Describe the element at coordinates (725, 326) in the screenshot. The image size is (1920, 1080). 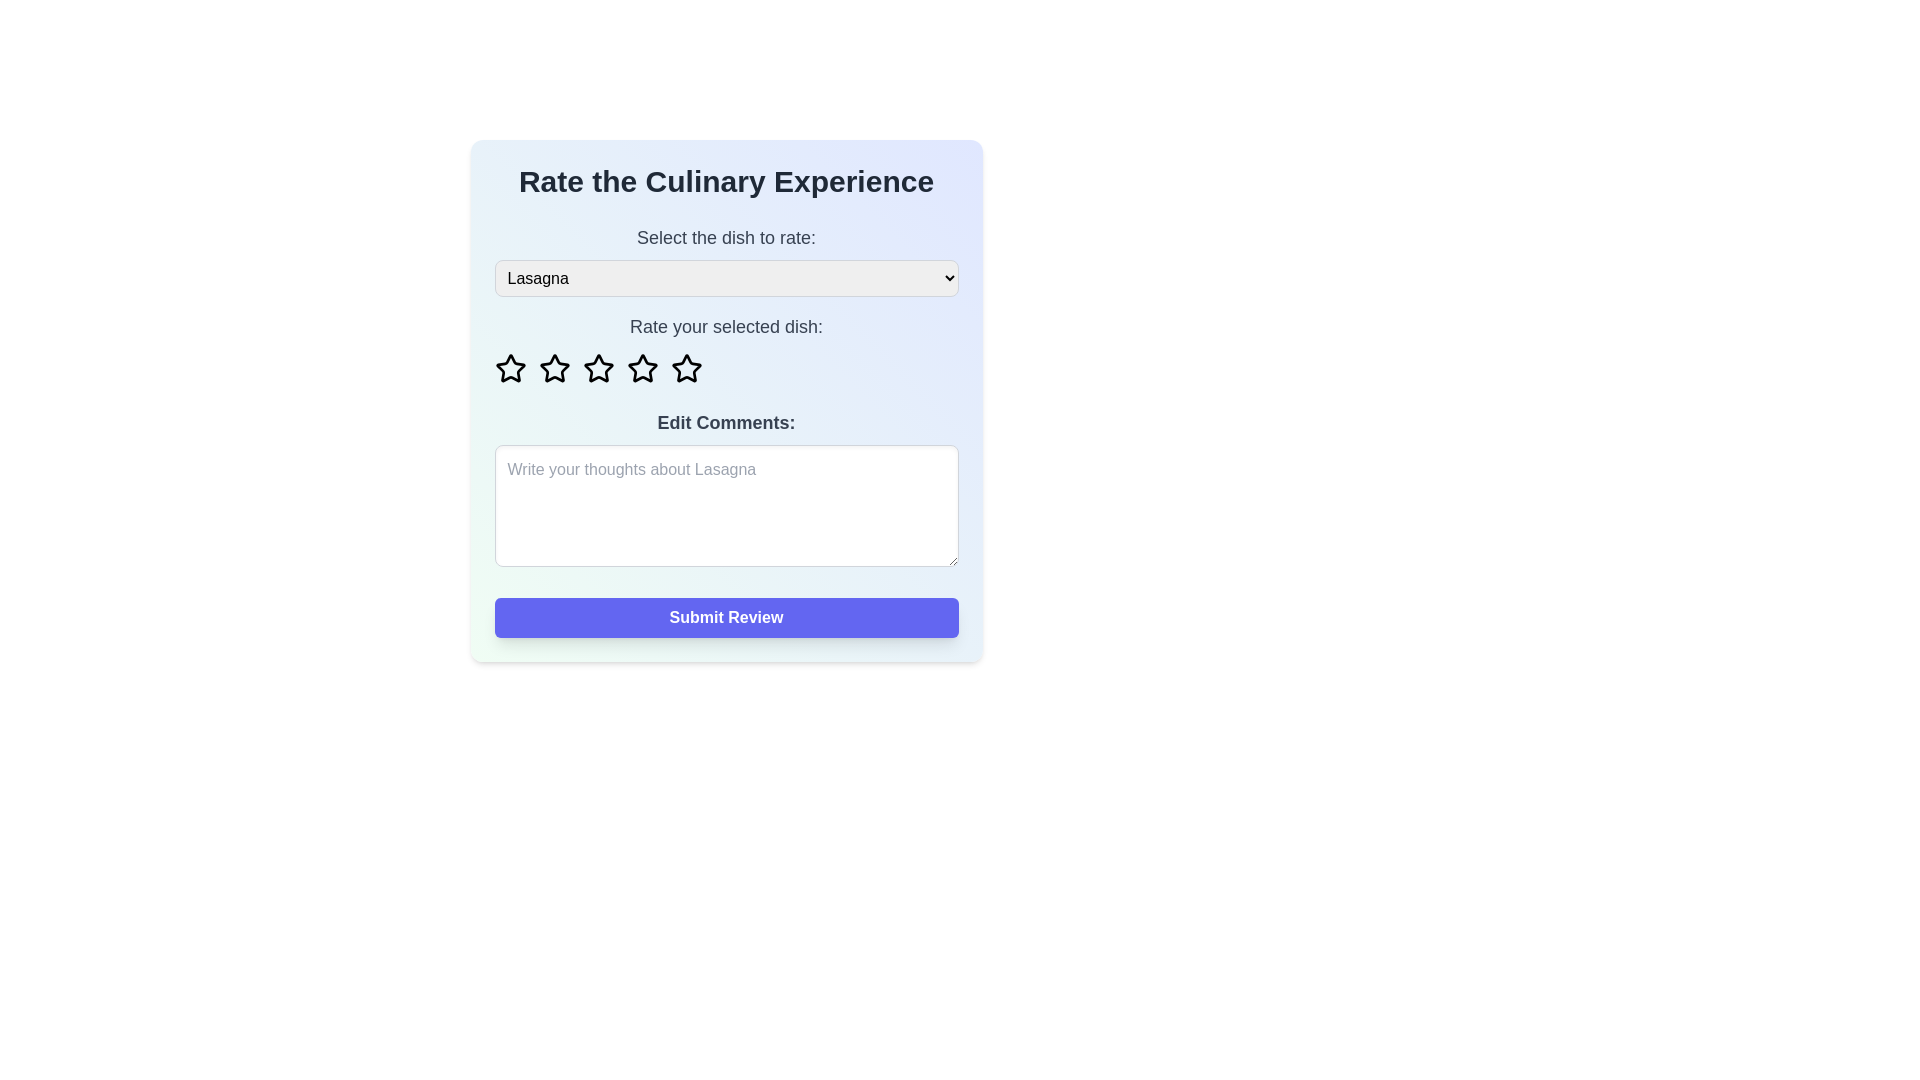
I see `the Text label that explains the purpose of the star icons for rating the dish, positioned directly under the dropdown menu displaying the dish` at that location.